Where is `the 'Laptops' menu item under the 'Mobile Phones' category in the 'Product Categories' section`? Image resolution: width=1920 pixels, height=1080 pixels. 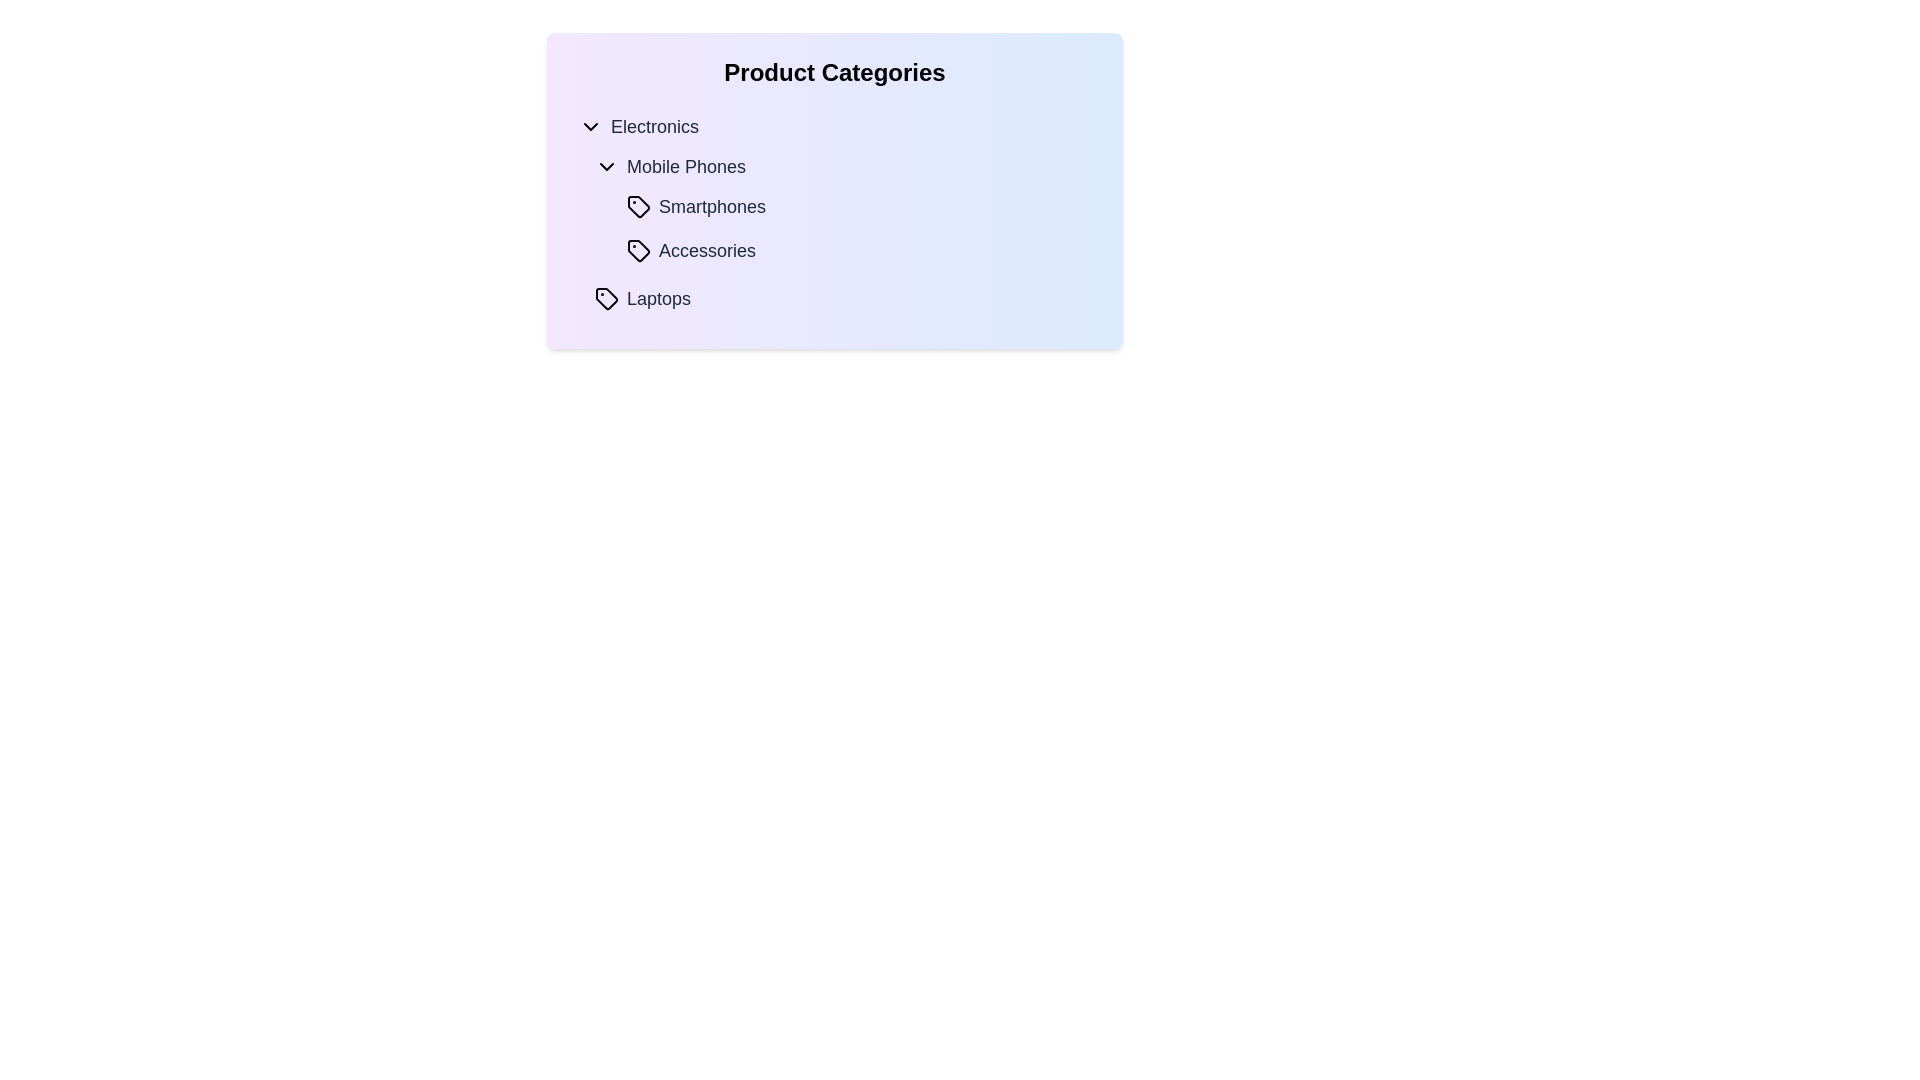
the 'Laptops' menu item under the 'Mobile Phones' category in the 'Product Categories' section is located at coordinates (835, 299).